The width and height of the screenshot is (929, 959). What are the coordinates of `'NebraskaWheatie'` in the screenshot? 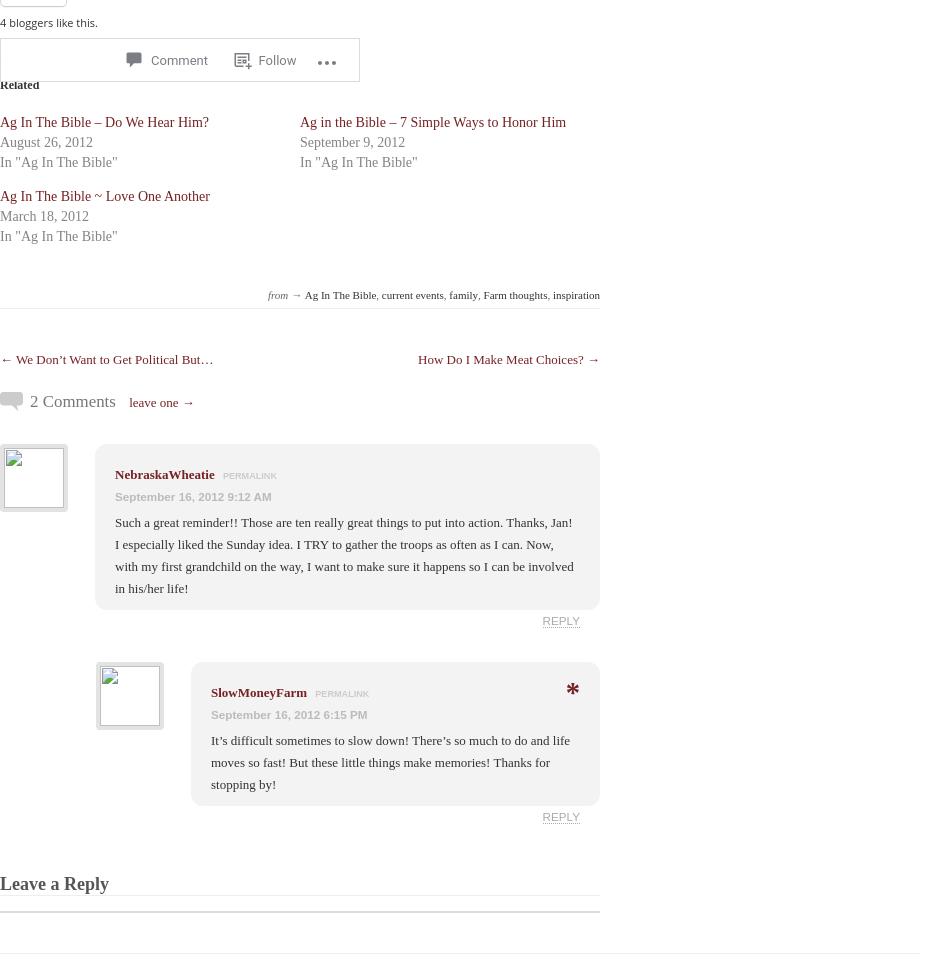 It's located at (164, 473).